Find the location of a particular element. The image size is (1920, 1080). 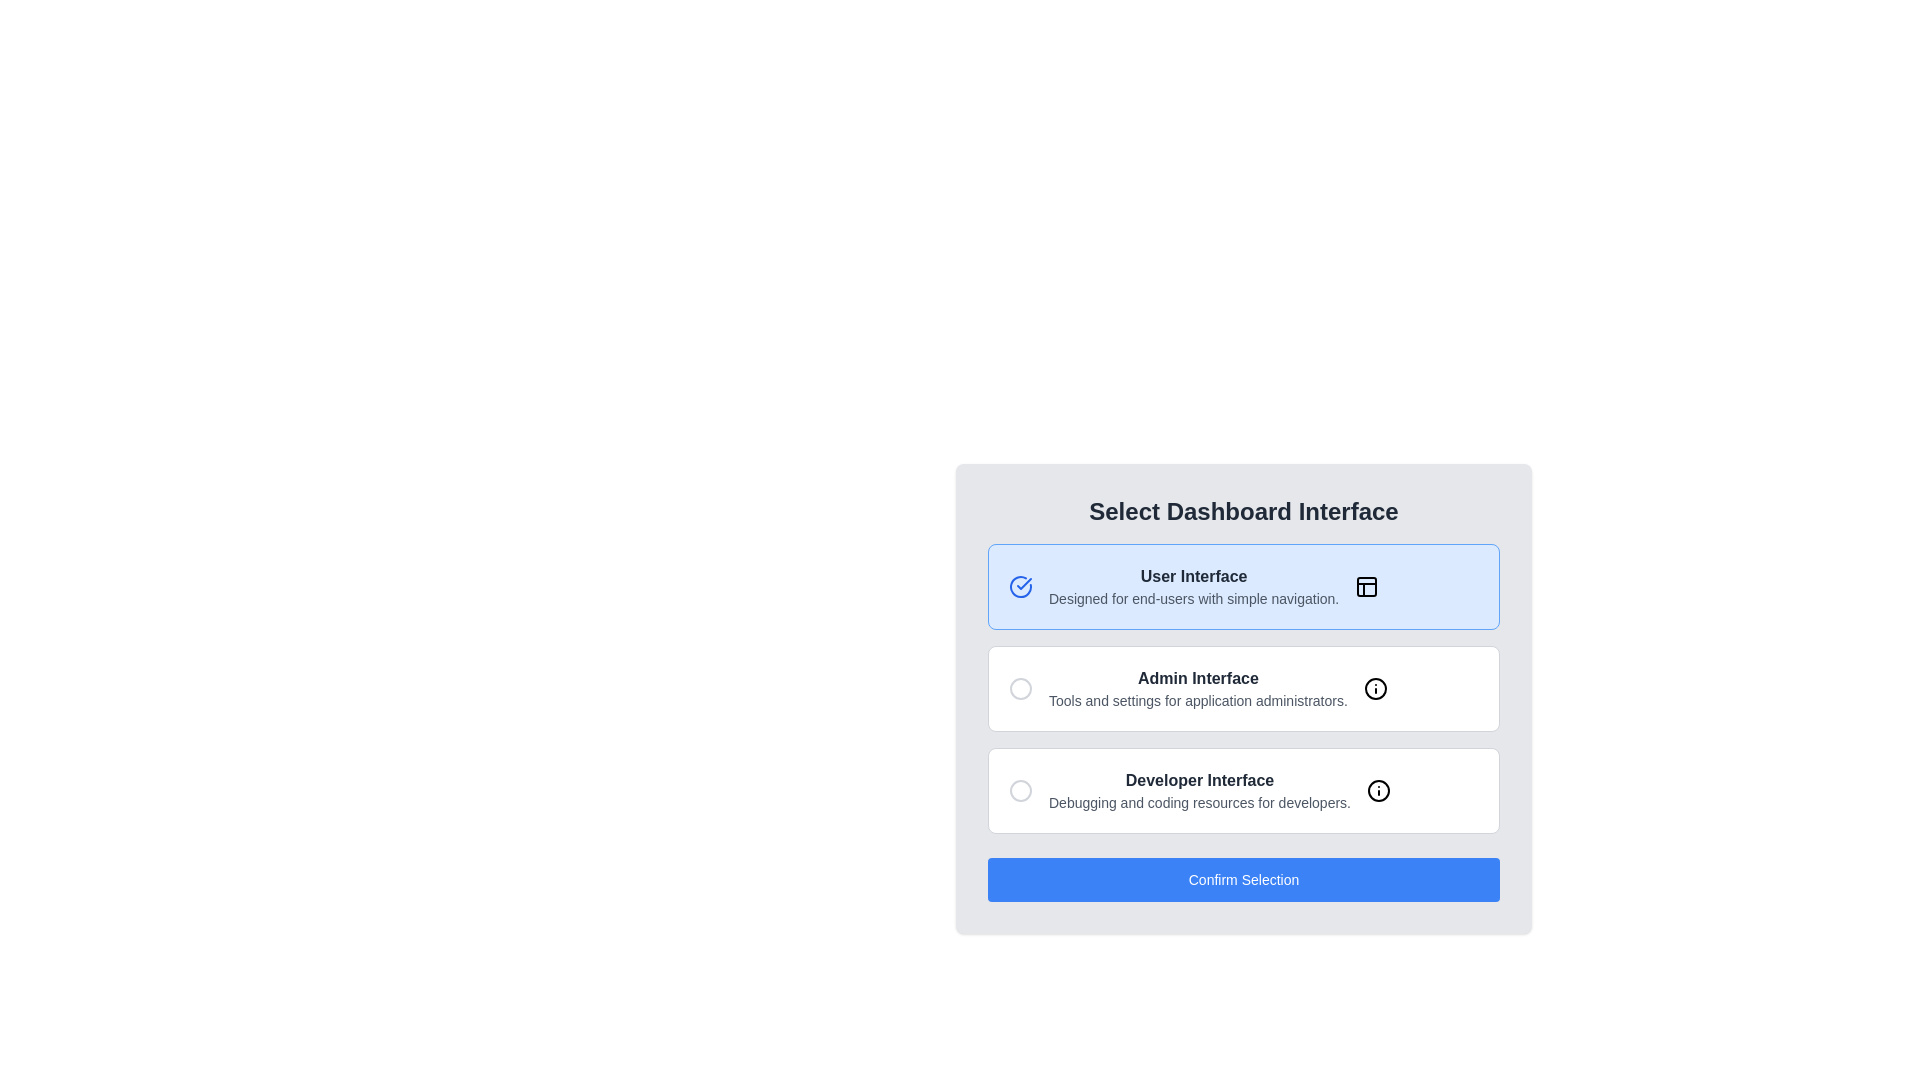

the selection status of the Circular icon with a checkmark, which indicates that the 'User Interface' option is the current choice is located at coordinates (1021, 585).